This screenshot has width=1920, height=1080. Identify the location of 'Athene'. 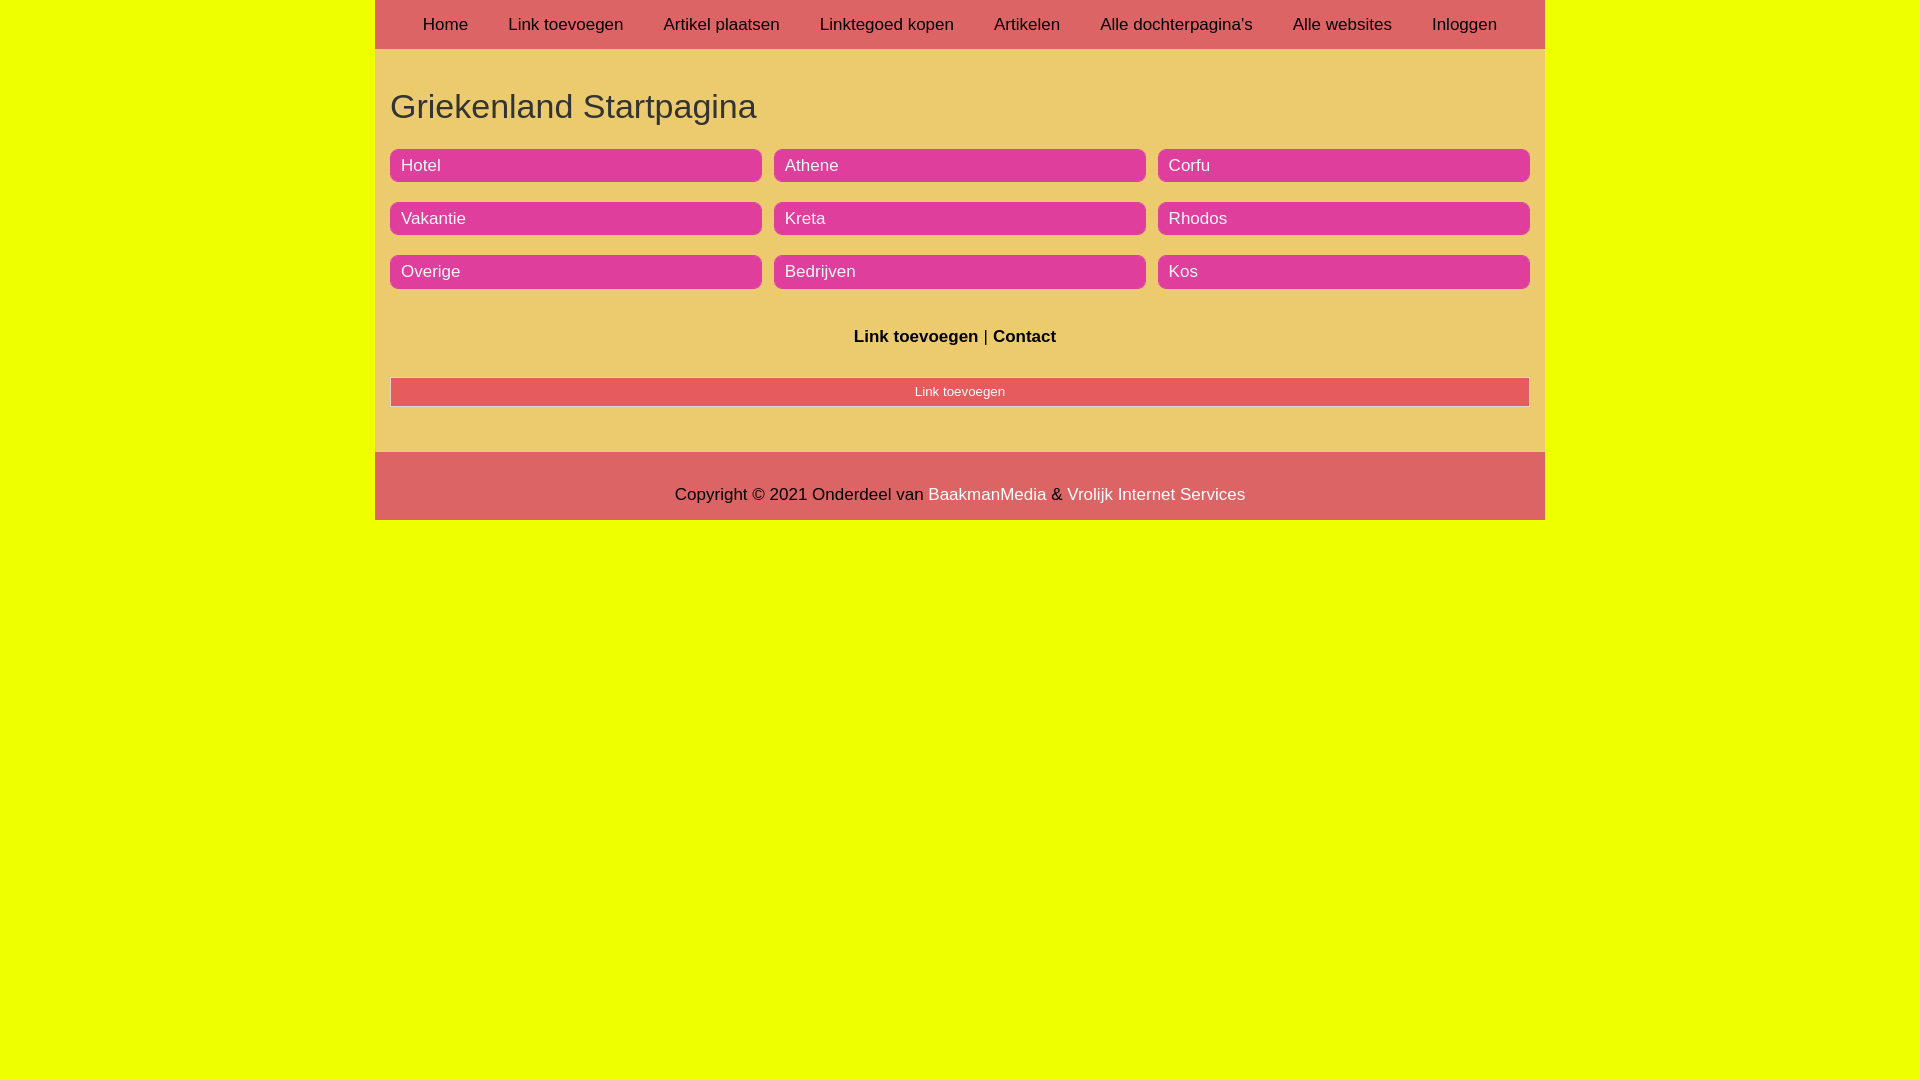
(811, 164).